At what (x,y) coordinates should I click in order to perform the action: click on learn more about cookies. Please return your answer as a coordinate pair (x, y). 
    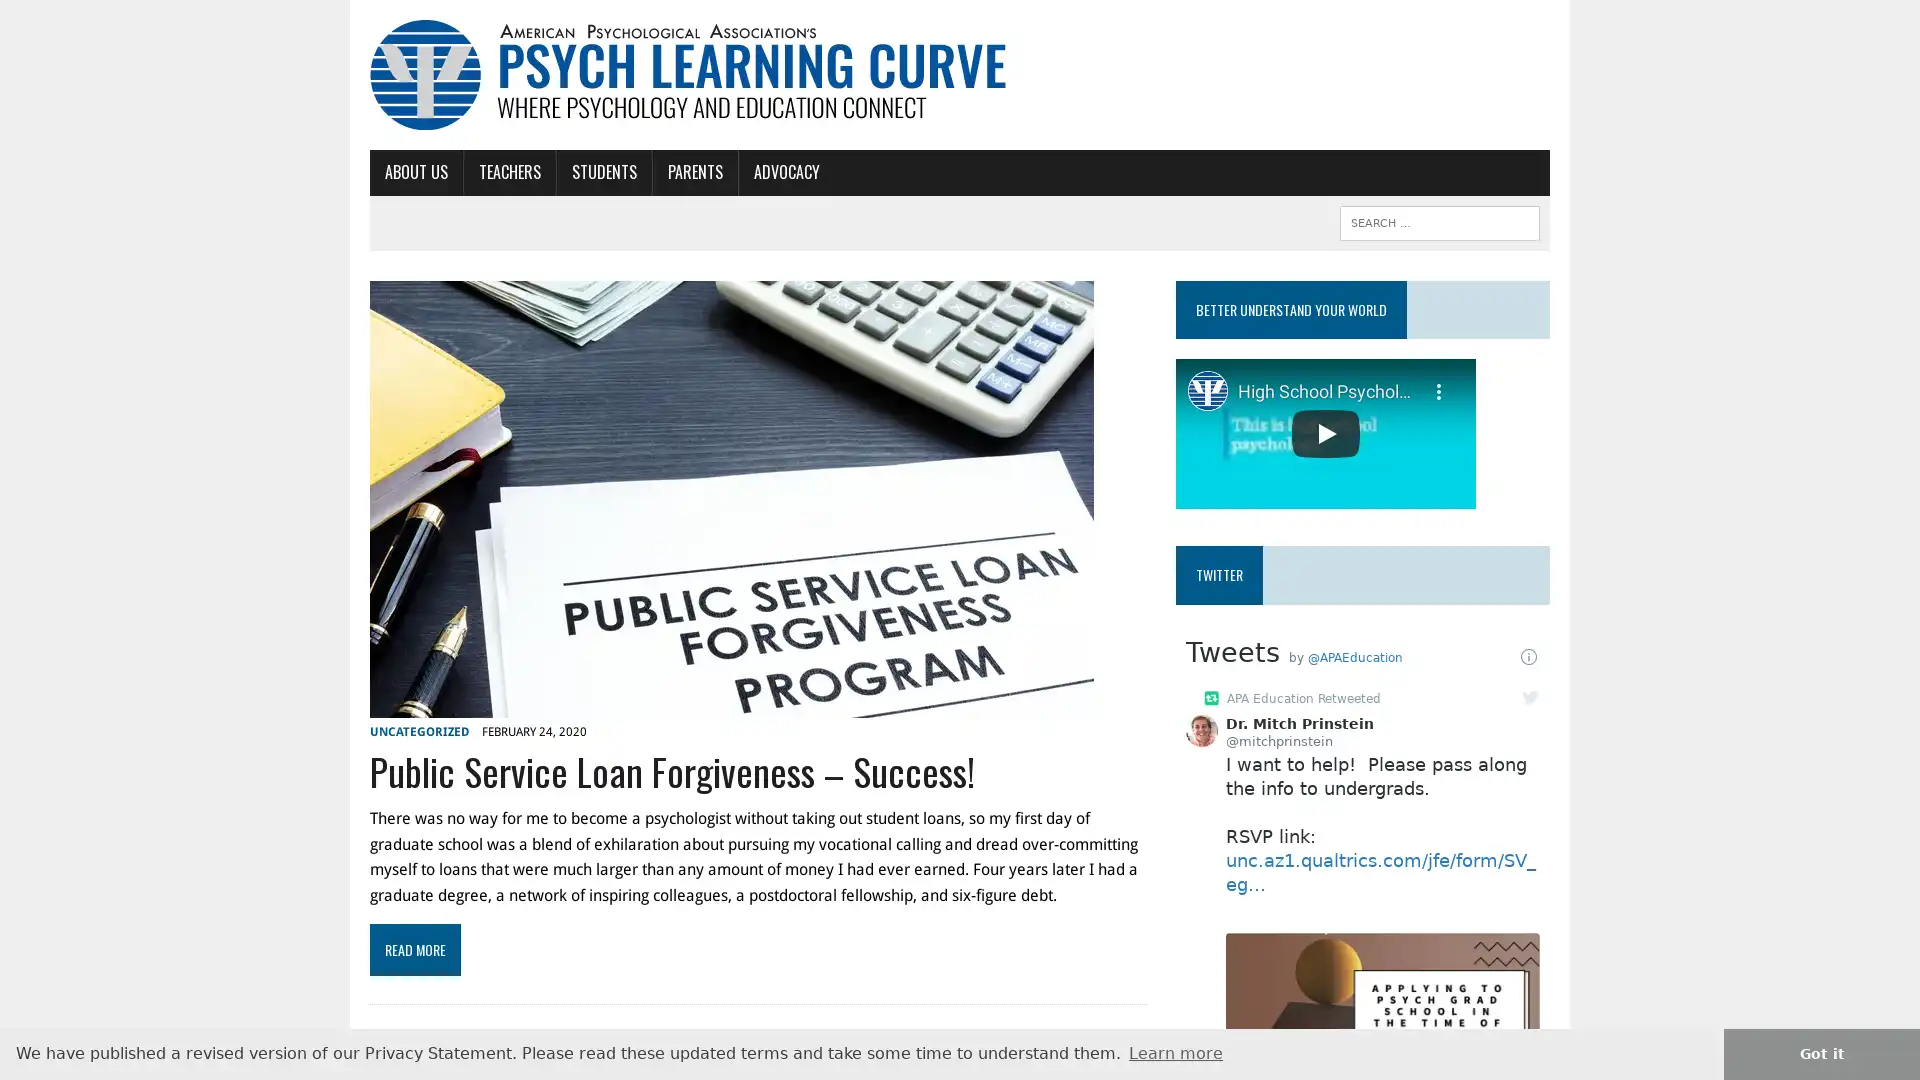
    Looking at the image, I should click on (1176, 1052).